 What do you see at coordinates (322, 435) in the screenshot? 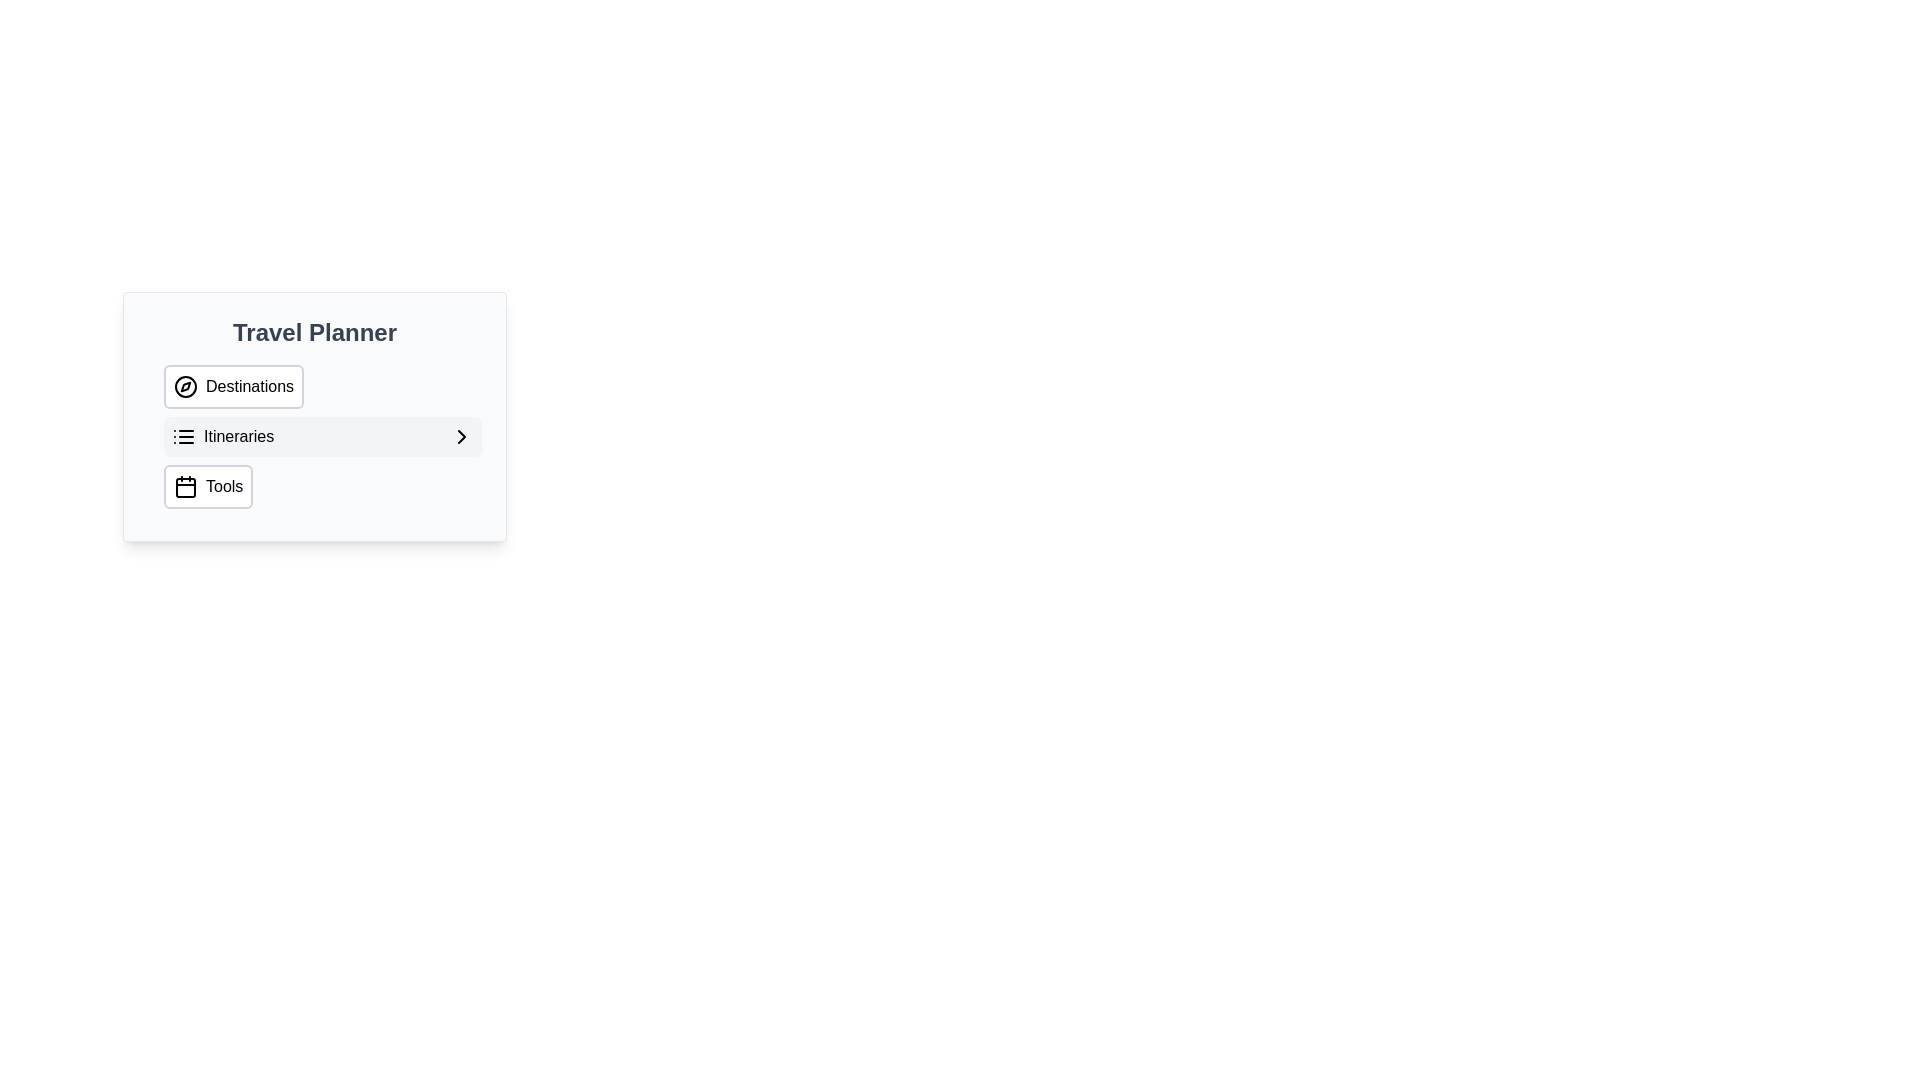
I see `the 'Itineraries' button, which is a rectangular button with a light gray background, located beneath the 'Destinations' button and above the 'Tools' button in the 'Travel Planner' panel` at bounding box center [322, 435].